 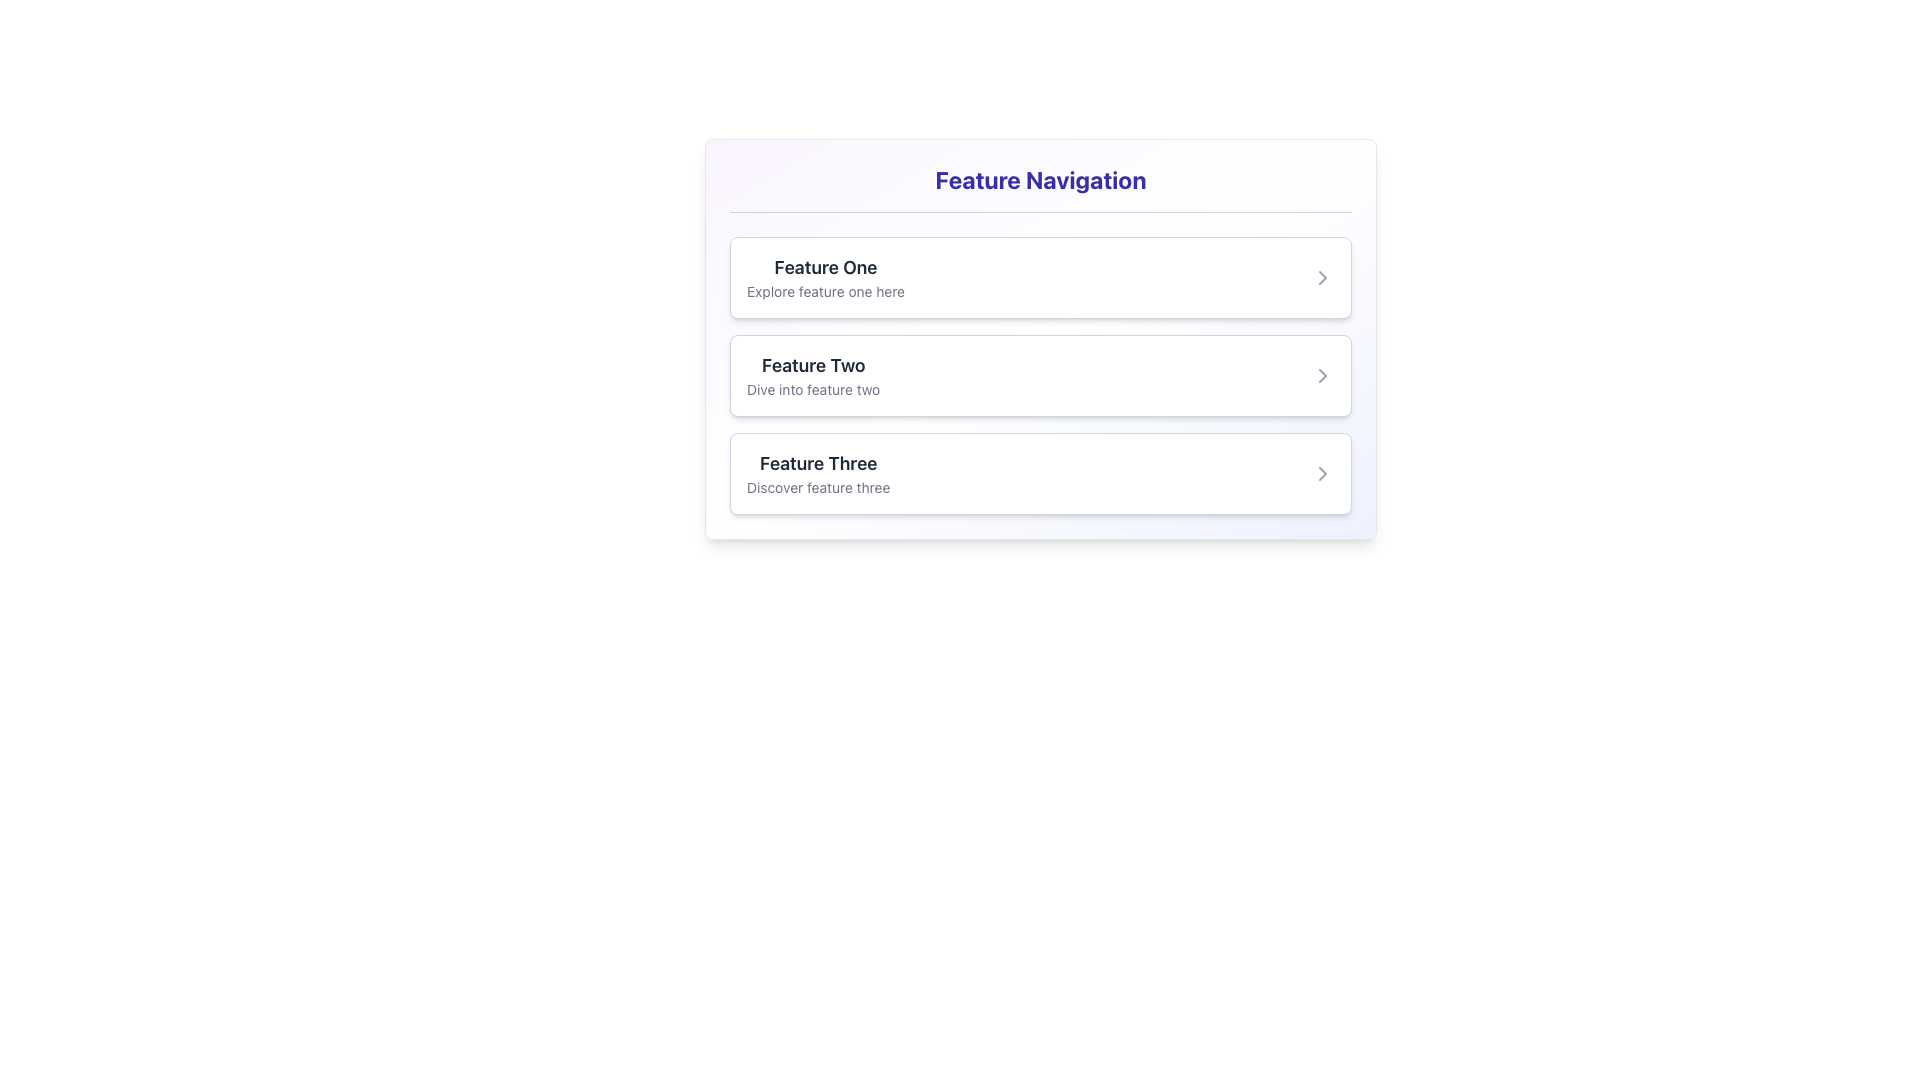 I want to click on the title text element that serves as the identifier for the corresponding feature entry in the vertically stacked feature list, so click(x=818, y=463).